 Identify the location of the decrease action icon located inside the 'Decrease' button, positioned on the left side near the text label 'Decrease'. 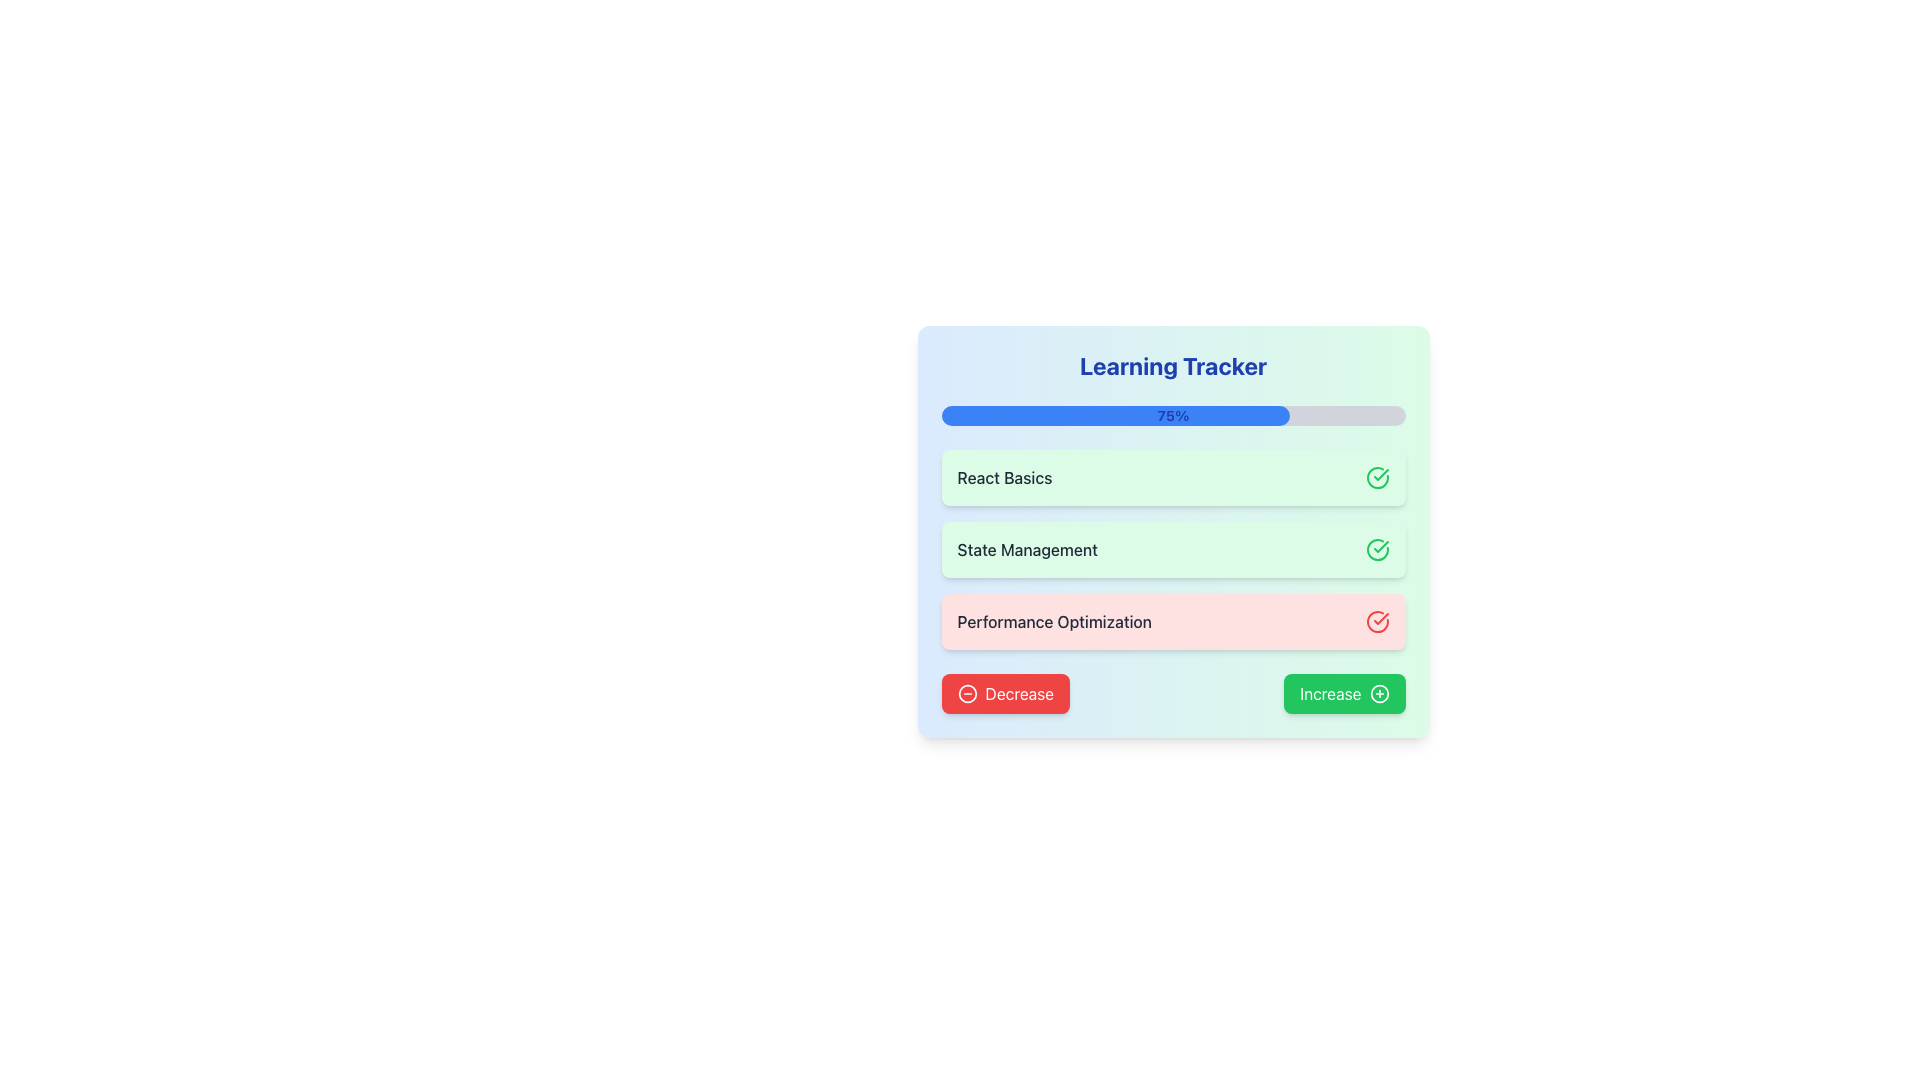
(967, 693).